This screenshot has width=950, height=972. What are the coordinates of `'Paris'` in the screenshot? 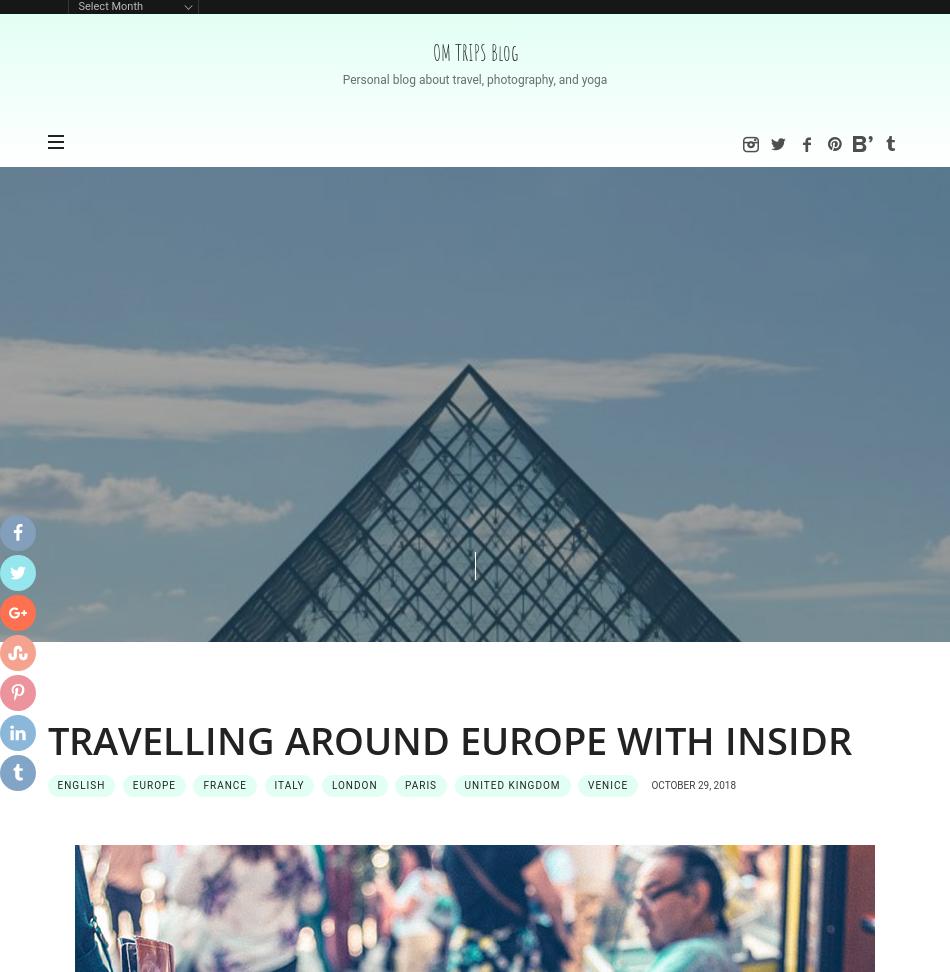 It's located at (403, 784).